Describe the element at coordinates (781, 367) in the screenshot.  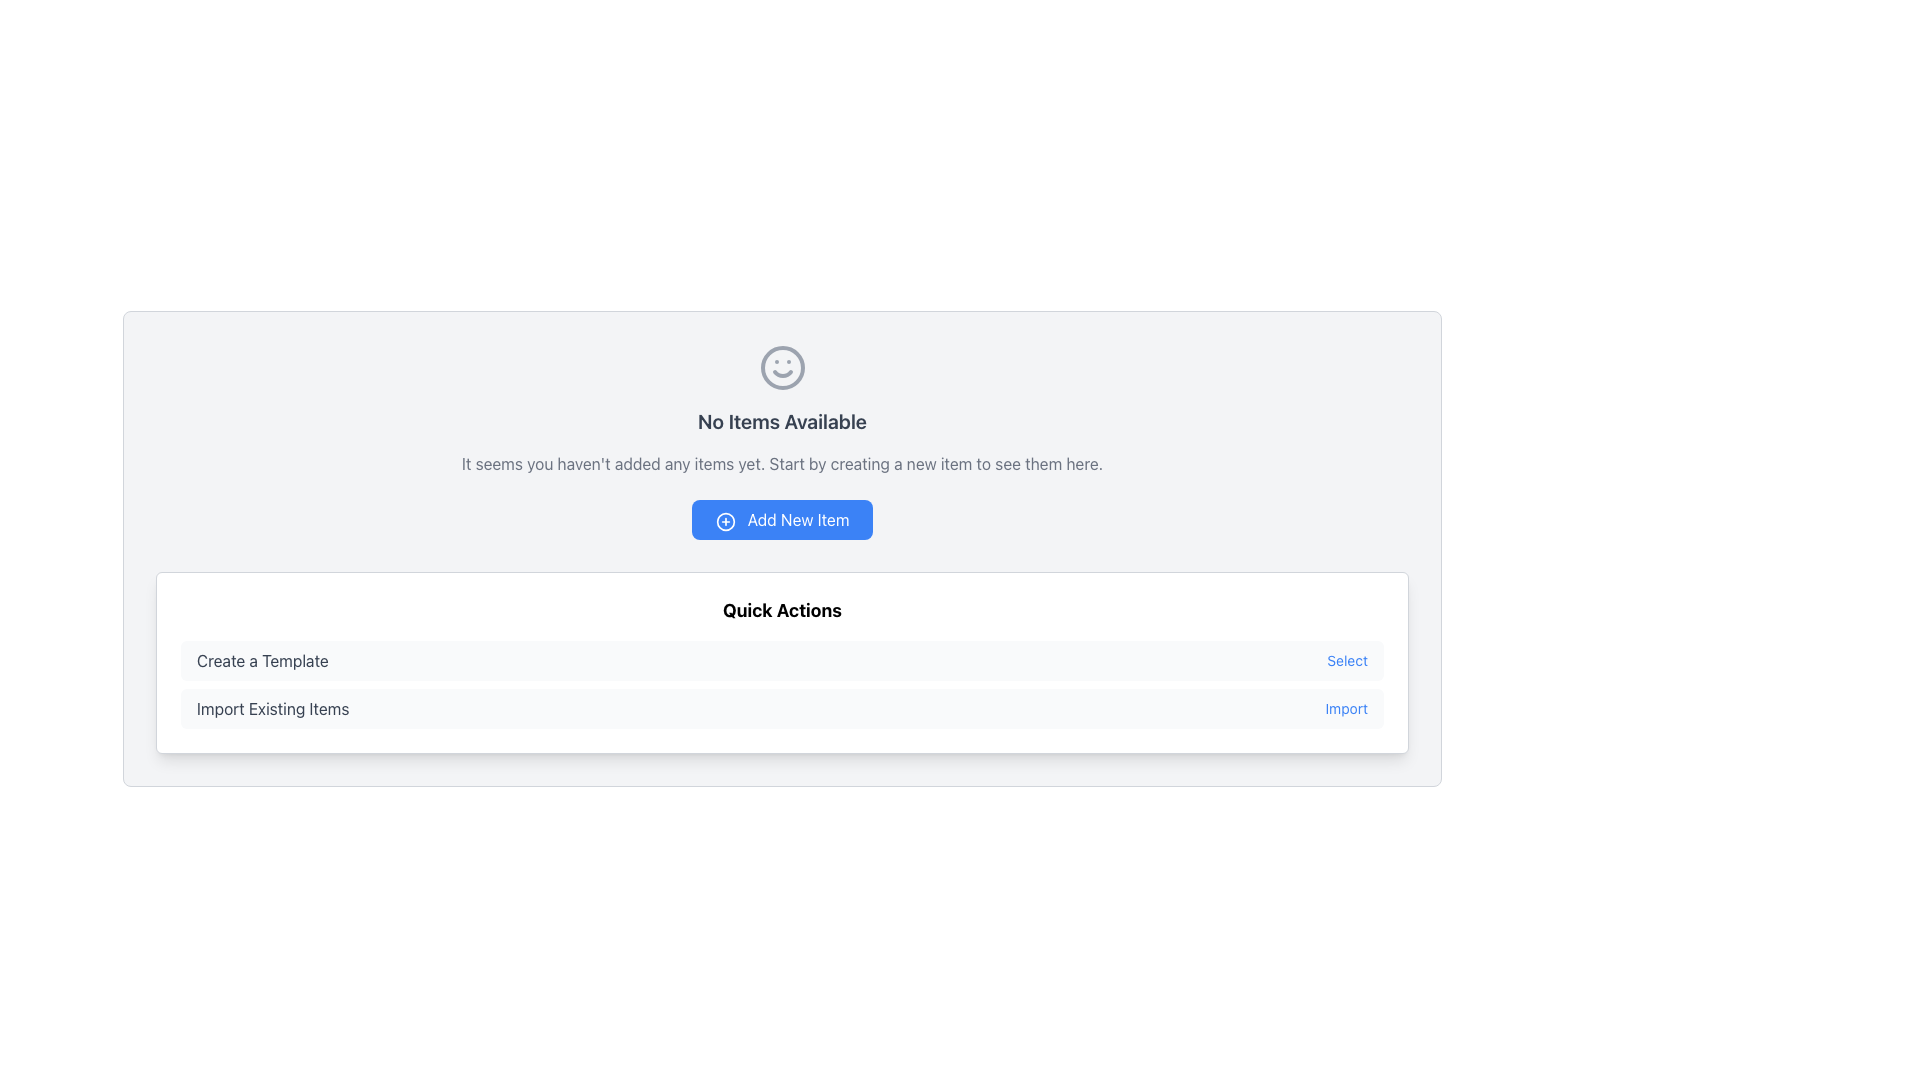
I see `the icon that visually represents the absence of items, located above the 'No Items Available' text` at that location.